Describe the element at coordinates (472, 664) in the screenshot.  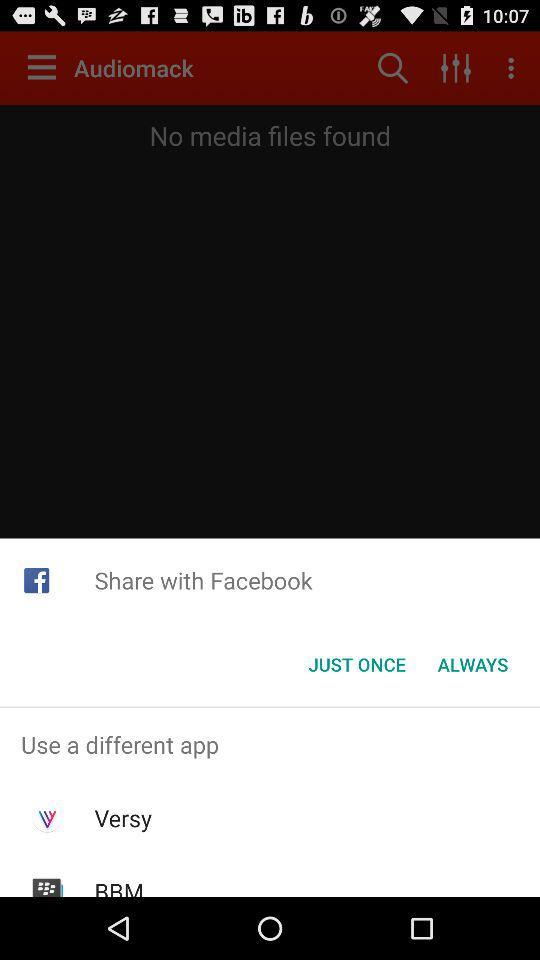
I see `the always icon` at that location.